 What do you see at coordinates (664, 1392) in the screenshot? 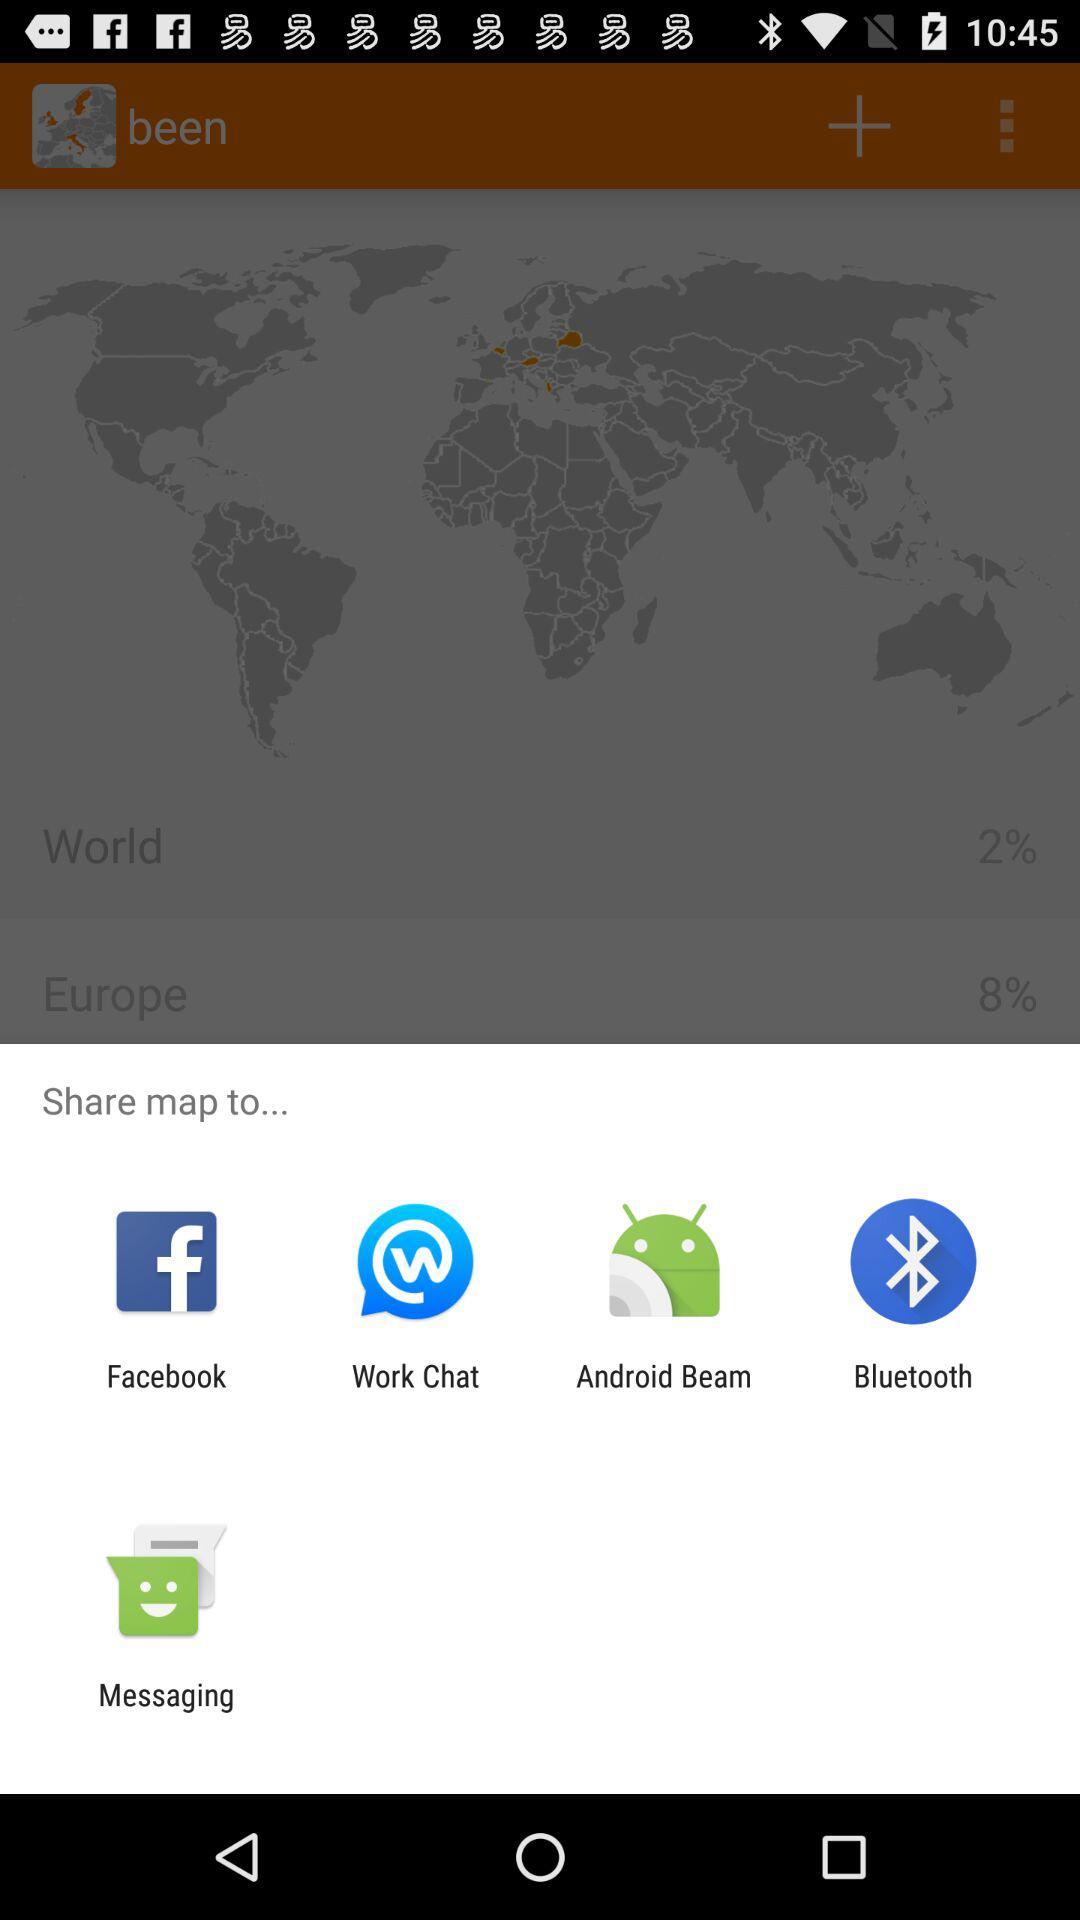
I see `the app next to bluetooth item` at bounding box center [664, 1392].